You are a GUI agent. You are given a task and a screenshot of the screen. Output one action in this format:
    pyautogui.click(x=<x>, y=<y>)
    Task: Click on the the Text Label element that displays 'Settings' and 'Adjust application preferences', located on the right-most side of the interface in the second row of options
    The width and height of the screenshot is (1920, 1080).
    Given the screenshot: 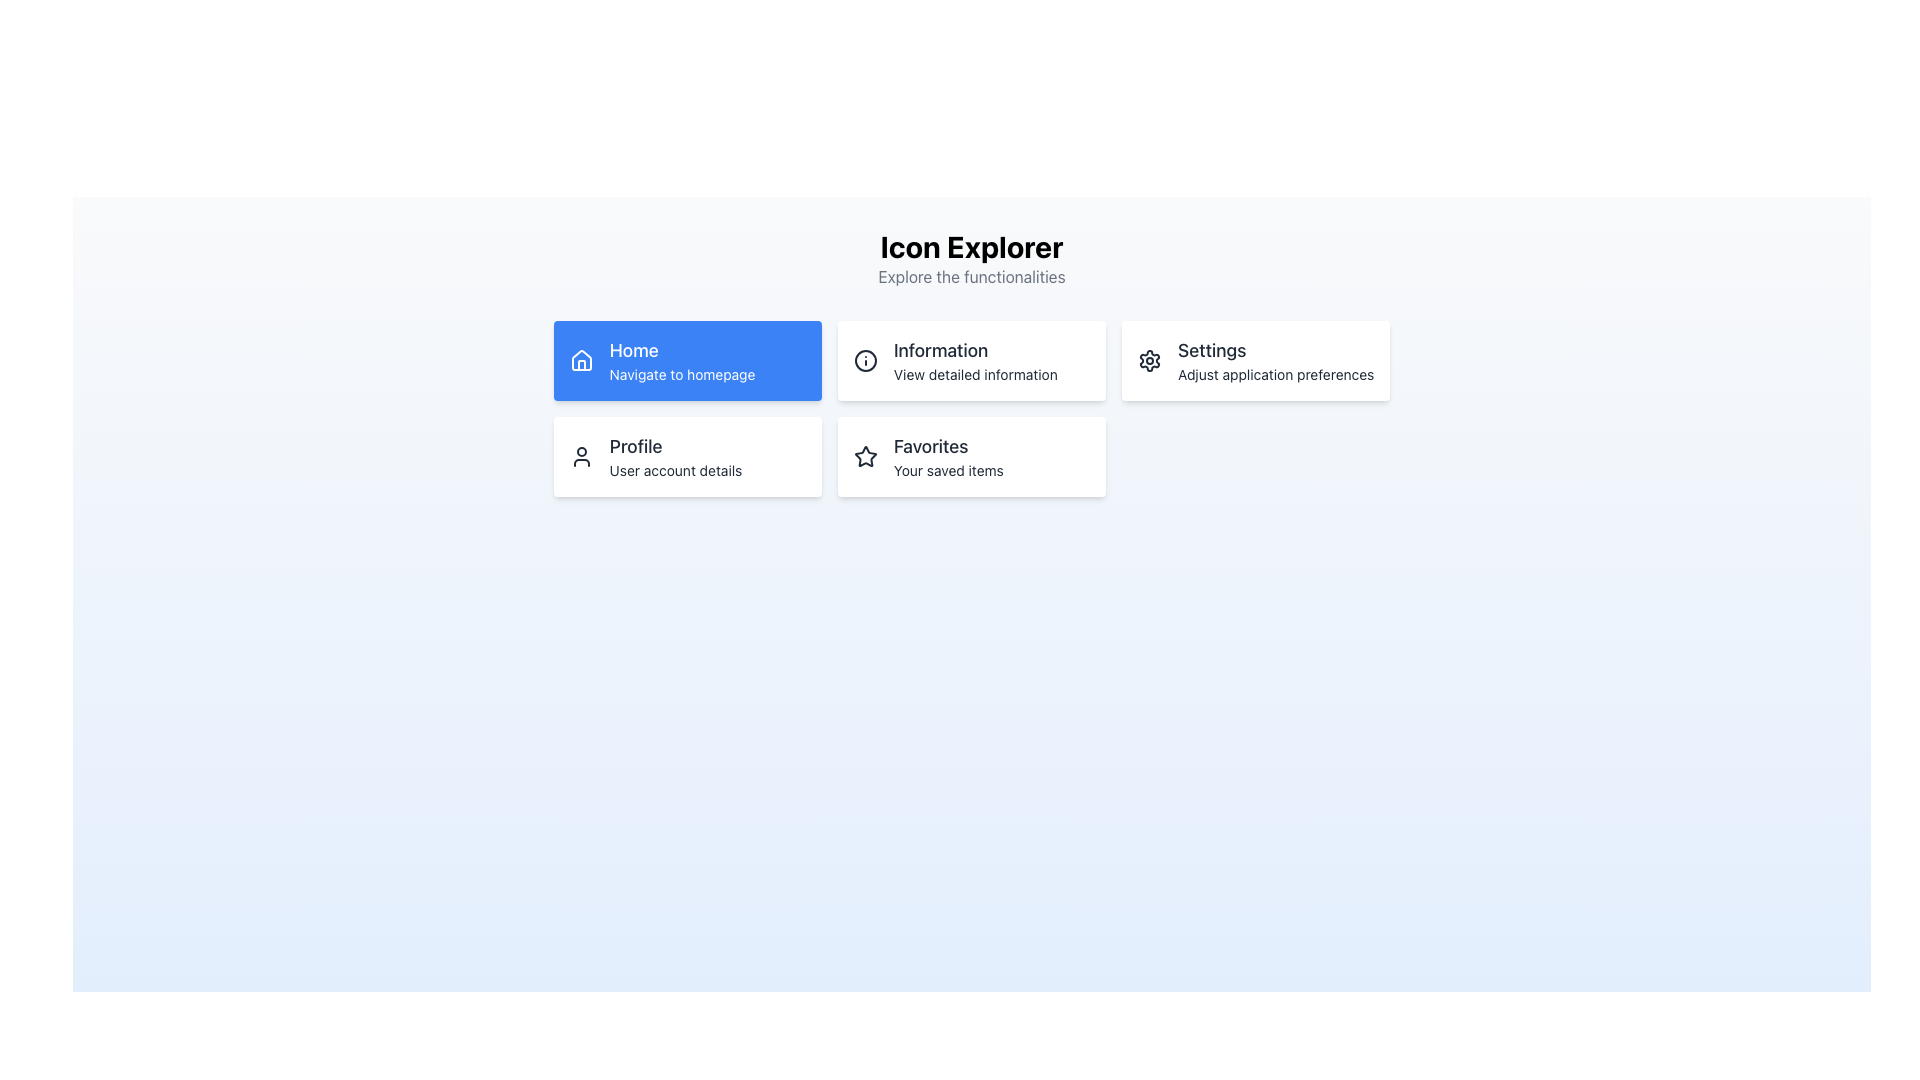 What is the action you would take?
    pyautogui.click(x=1275, y=361)
    